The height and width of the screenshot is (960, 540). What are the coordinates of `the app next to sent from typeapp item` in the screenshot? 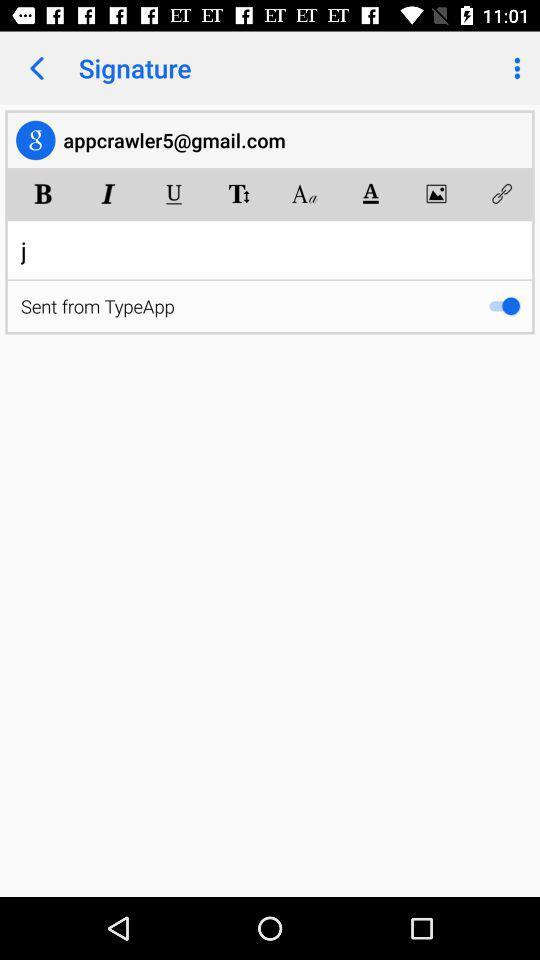 It's located at (503, 306).